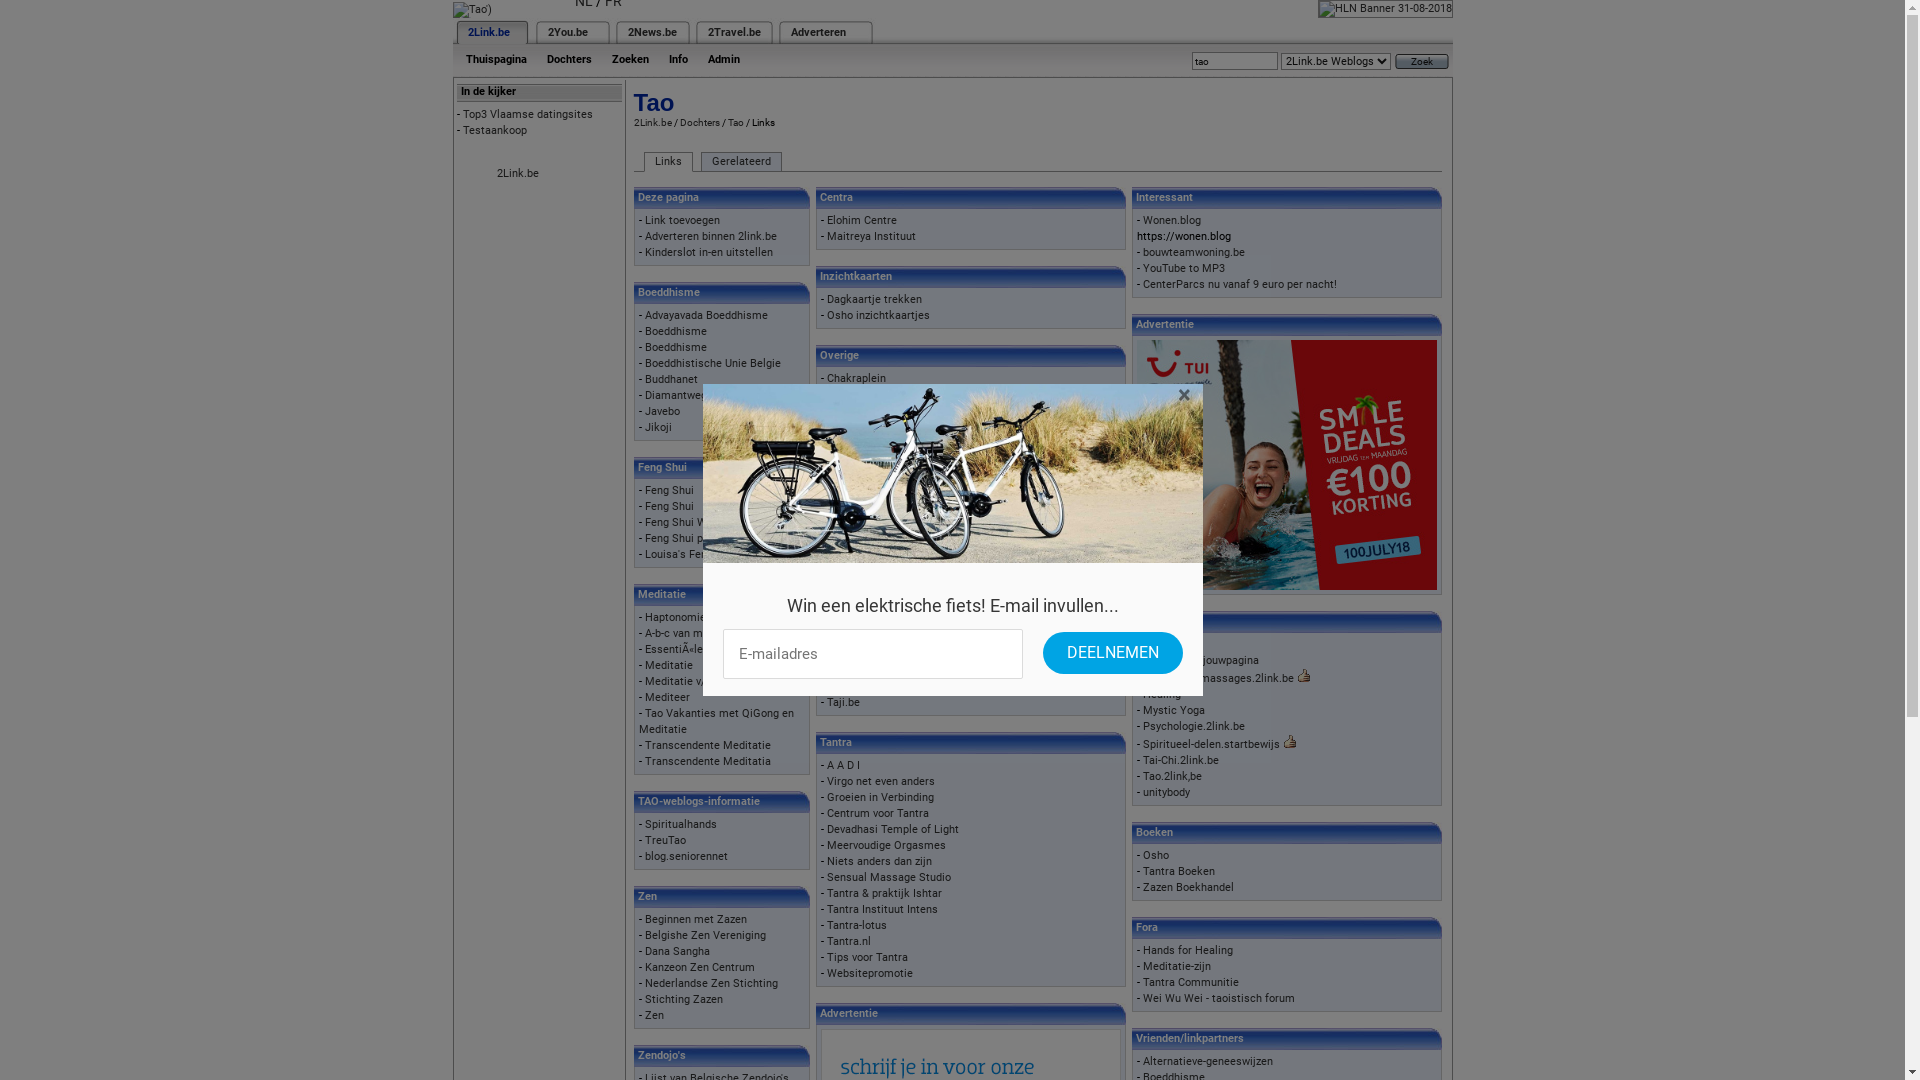  I want to click on 'Boeddhisme', so click(675, 330).